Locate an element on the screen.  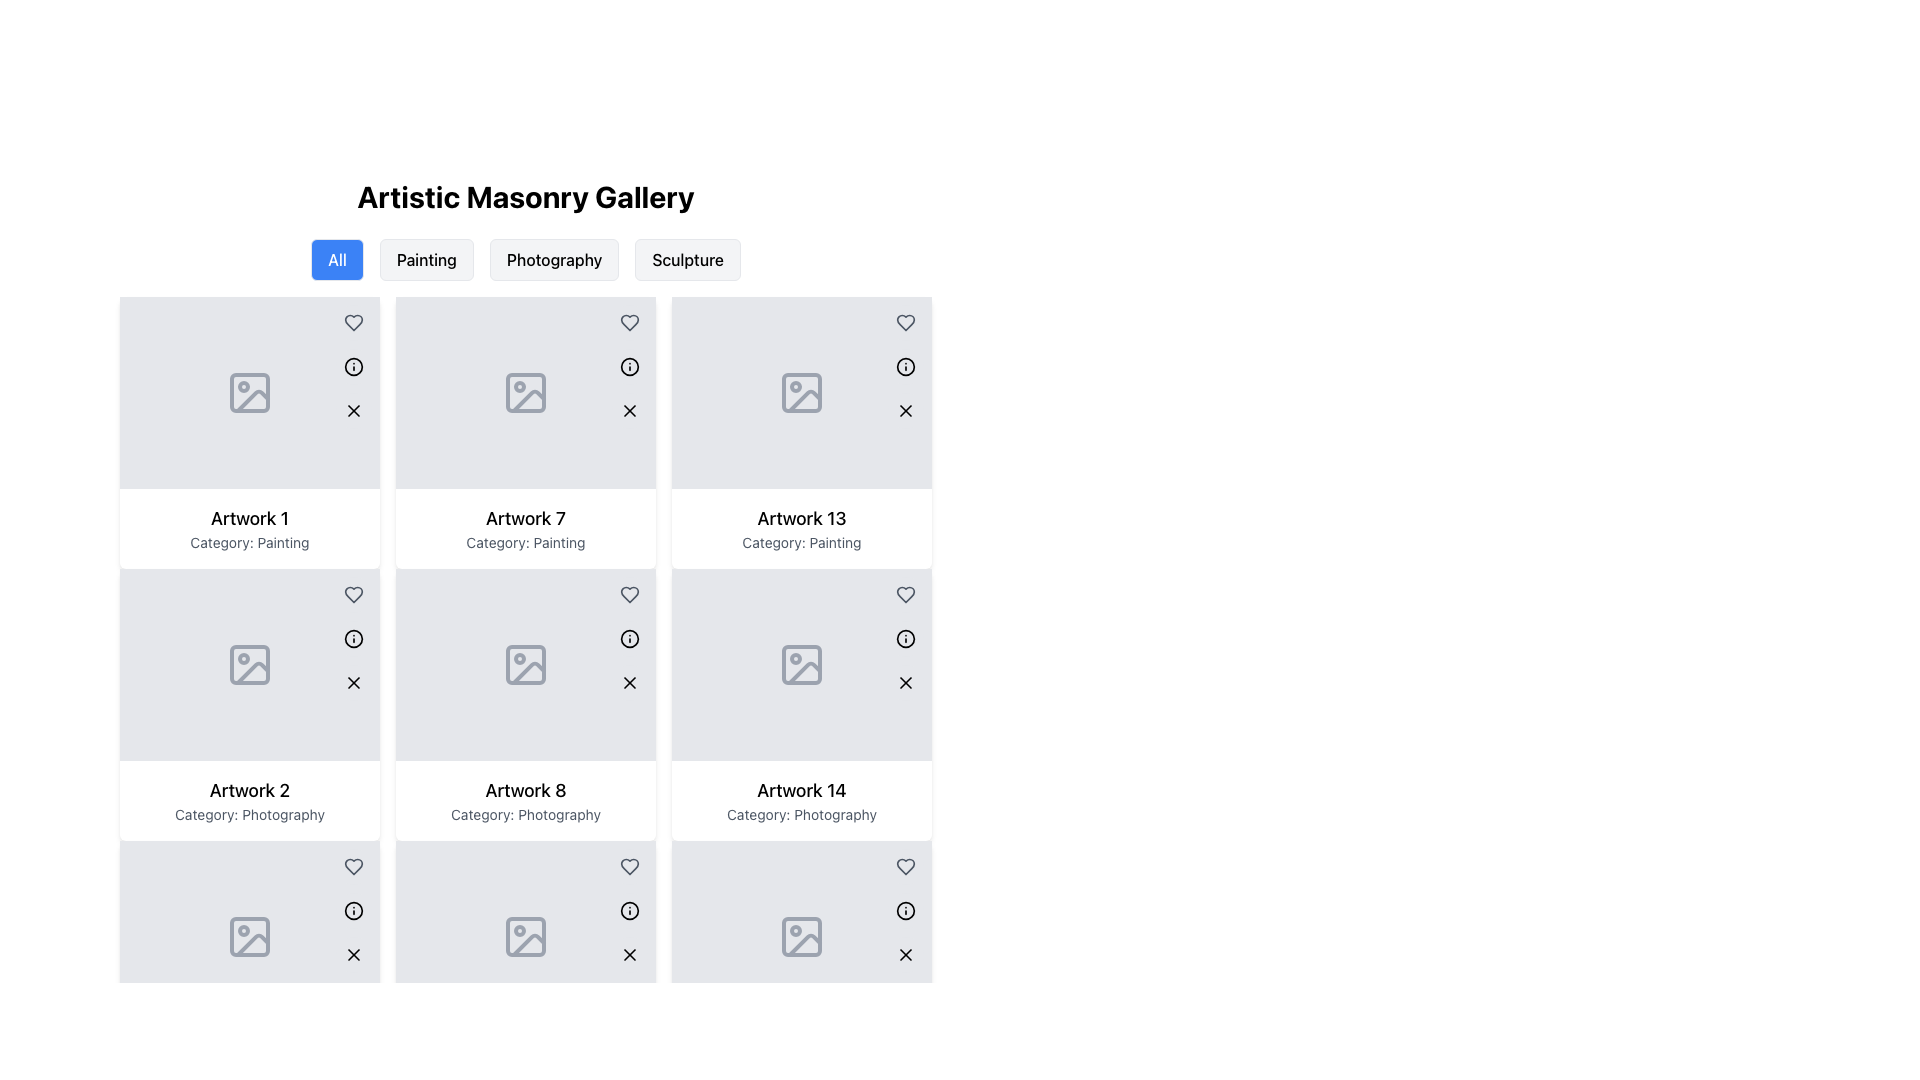
the 'X' icon button in the top-right corner of the card labeled 'Artwork 7' is located at coordinates (628, 410).